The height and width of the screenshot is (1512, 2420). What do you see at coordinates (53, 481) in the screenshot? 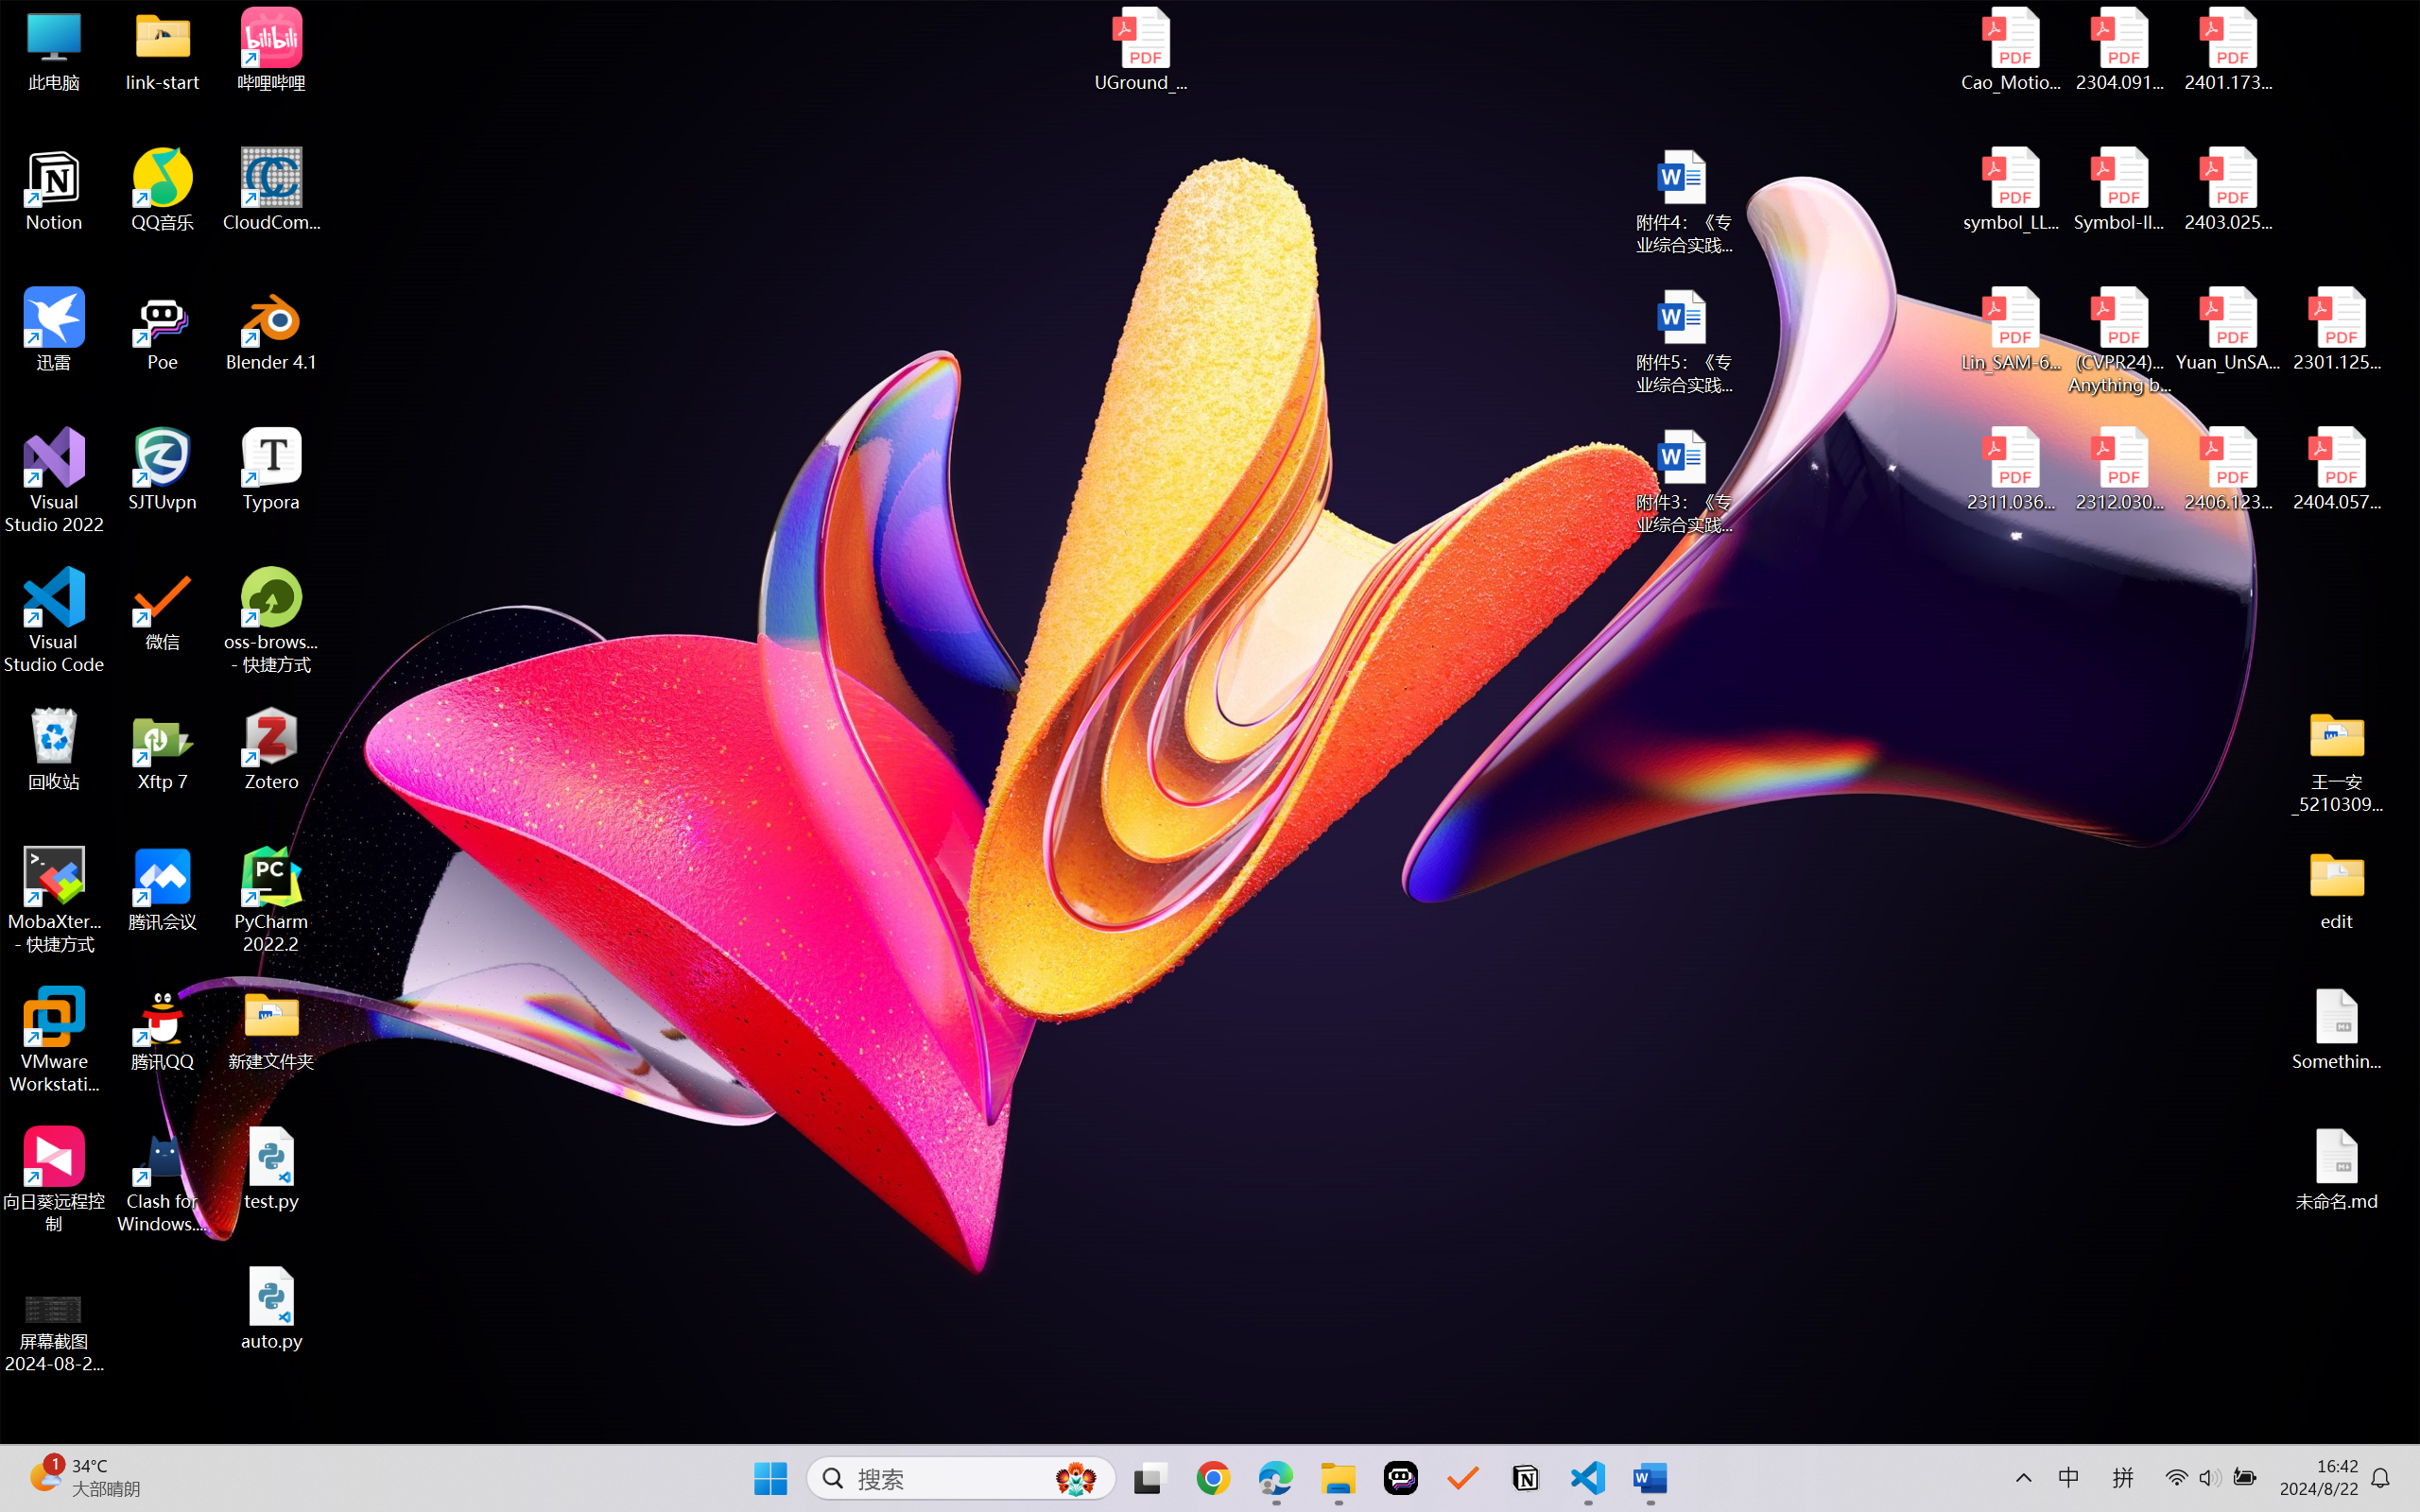
I see `'Visual Studio 2022'` at bounding box center [53, 481].